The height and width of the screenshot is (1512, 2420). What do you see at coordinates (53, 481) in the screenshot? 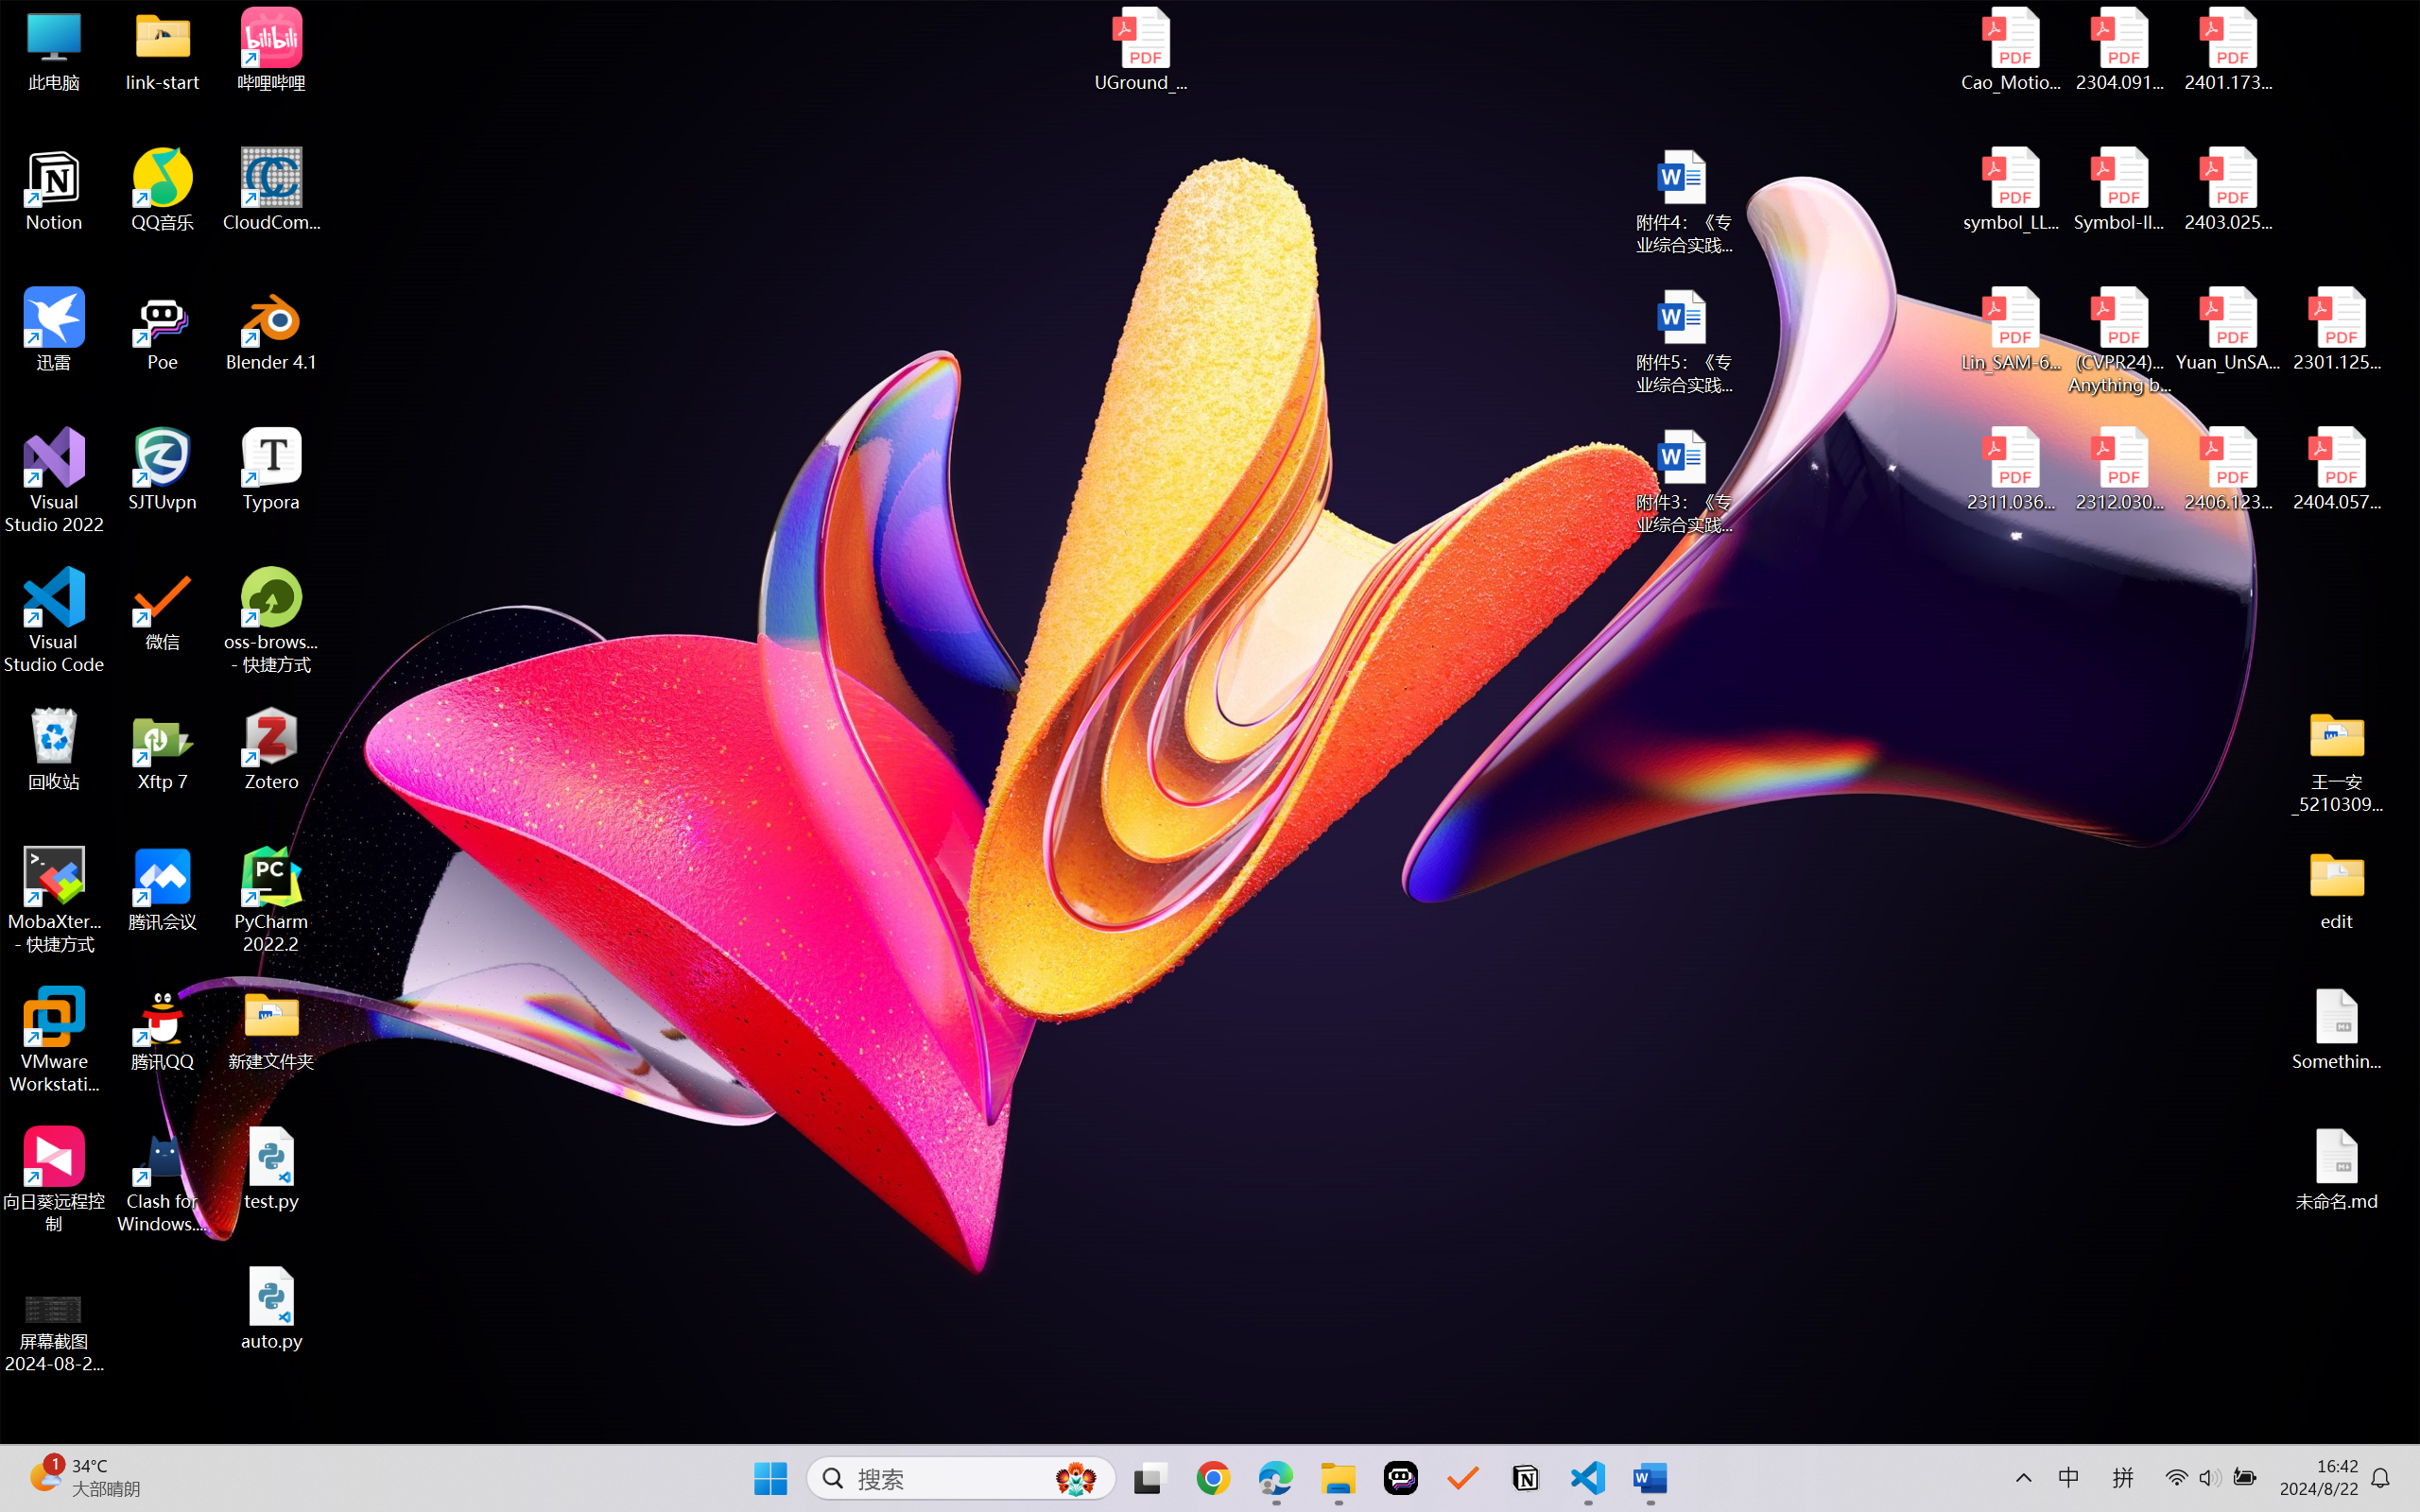
I see `'Visual Studio 2022'` at bounding box center [53, 481].